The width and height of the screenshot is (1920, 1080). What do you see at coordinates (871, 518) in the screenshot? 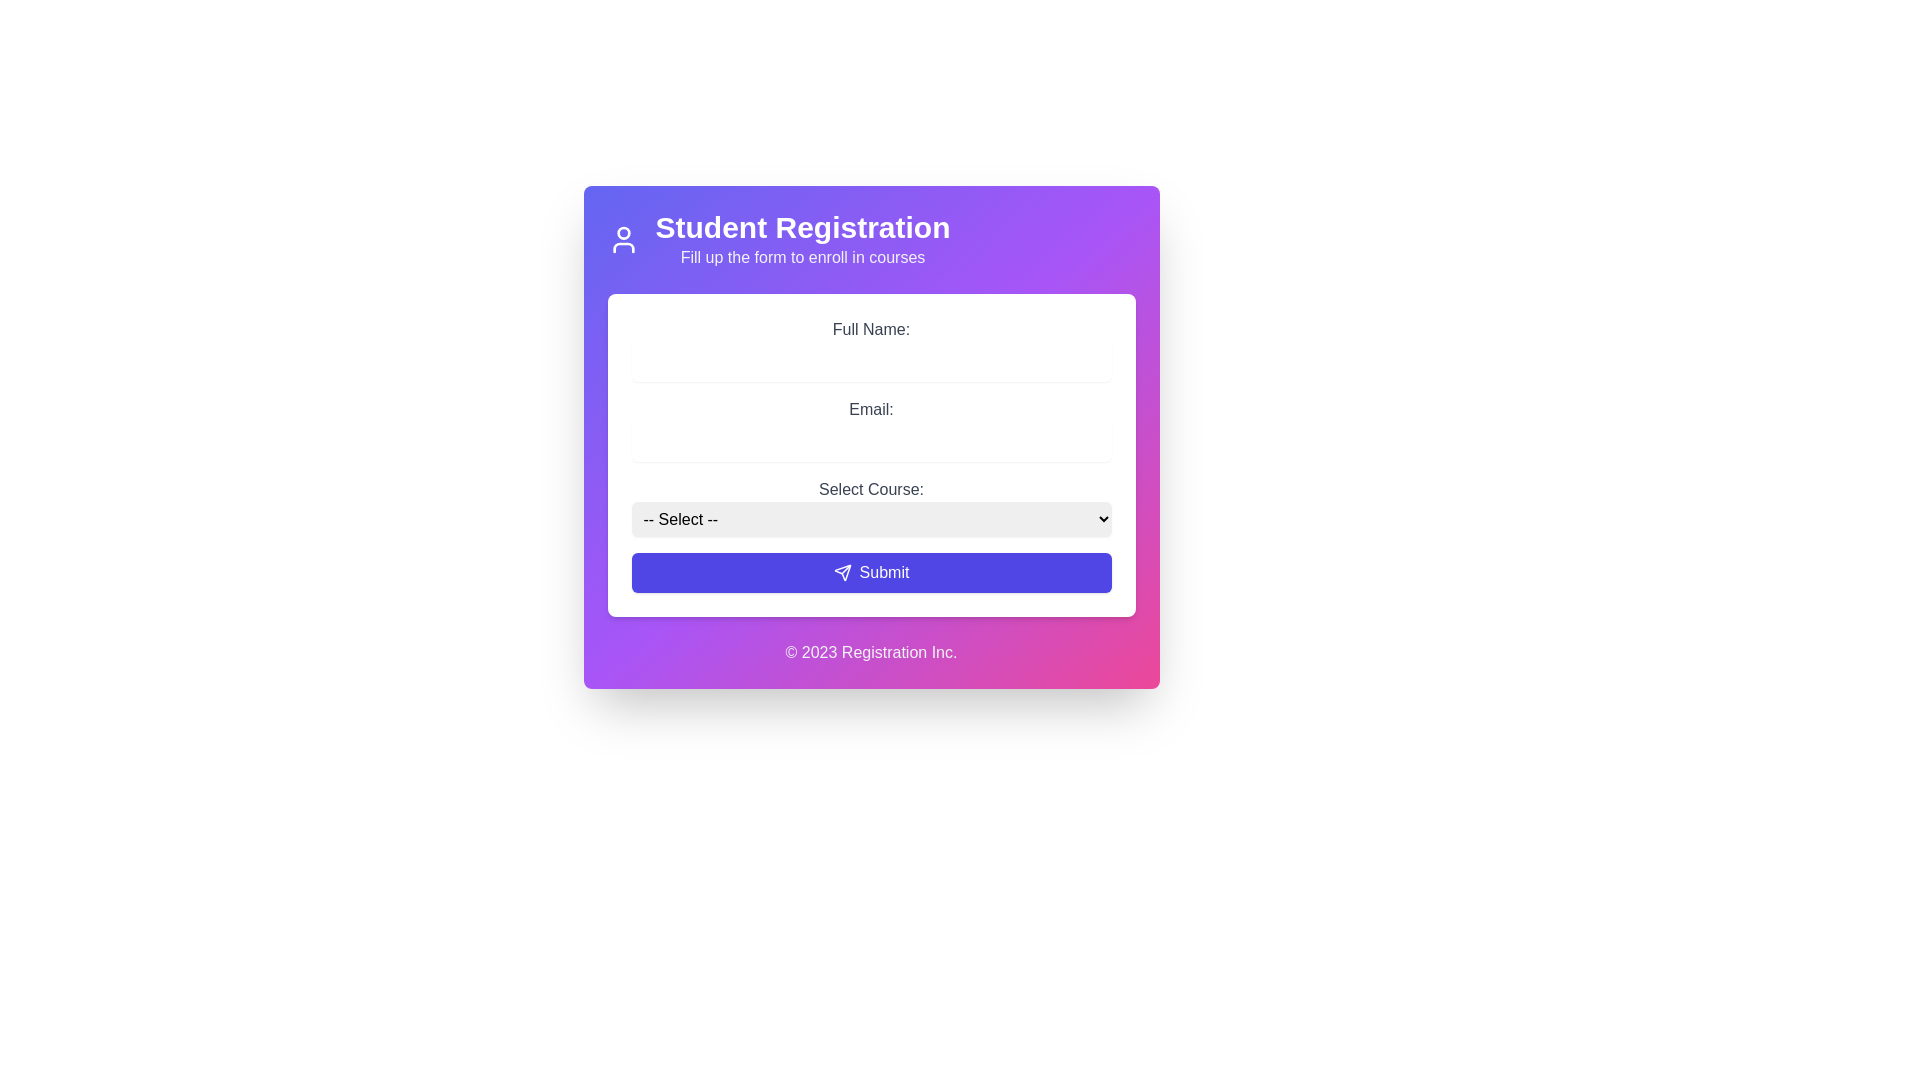
I see `the dropdown menu labeled '-- Select --'` at bounding box center [871, 518].